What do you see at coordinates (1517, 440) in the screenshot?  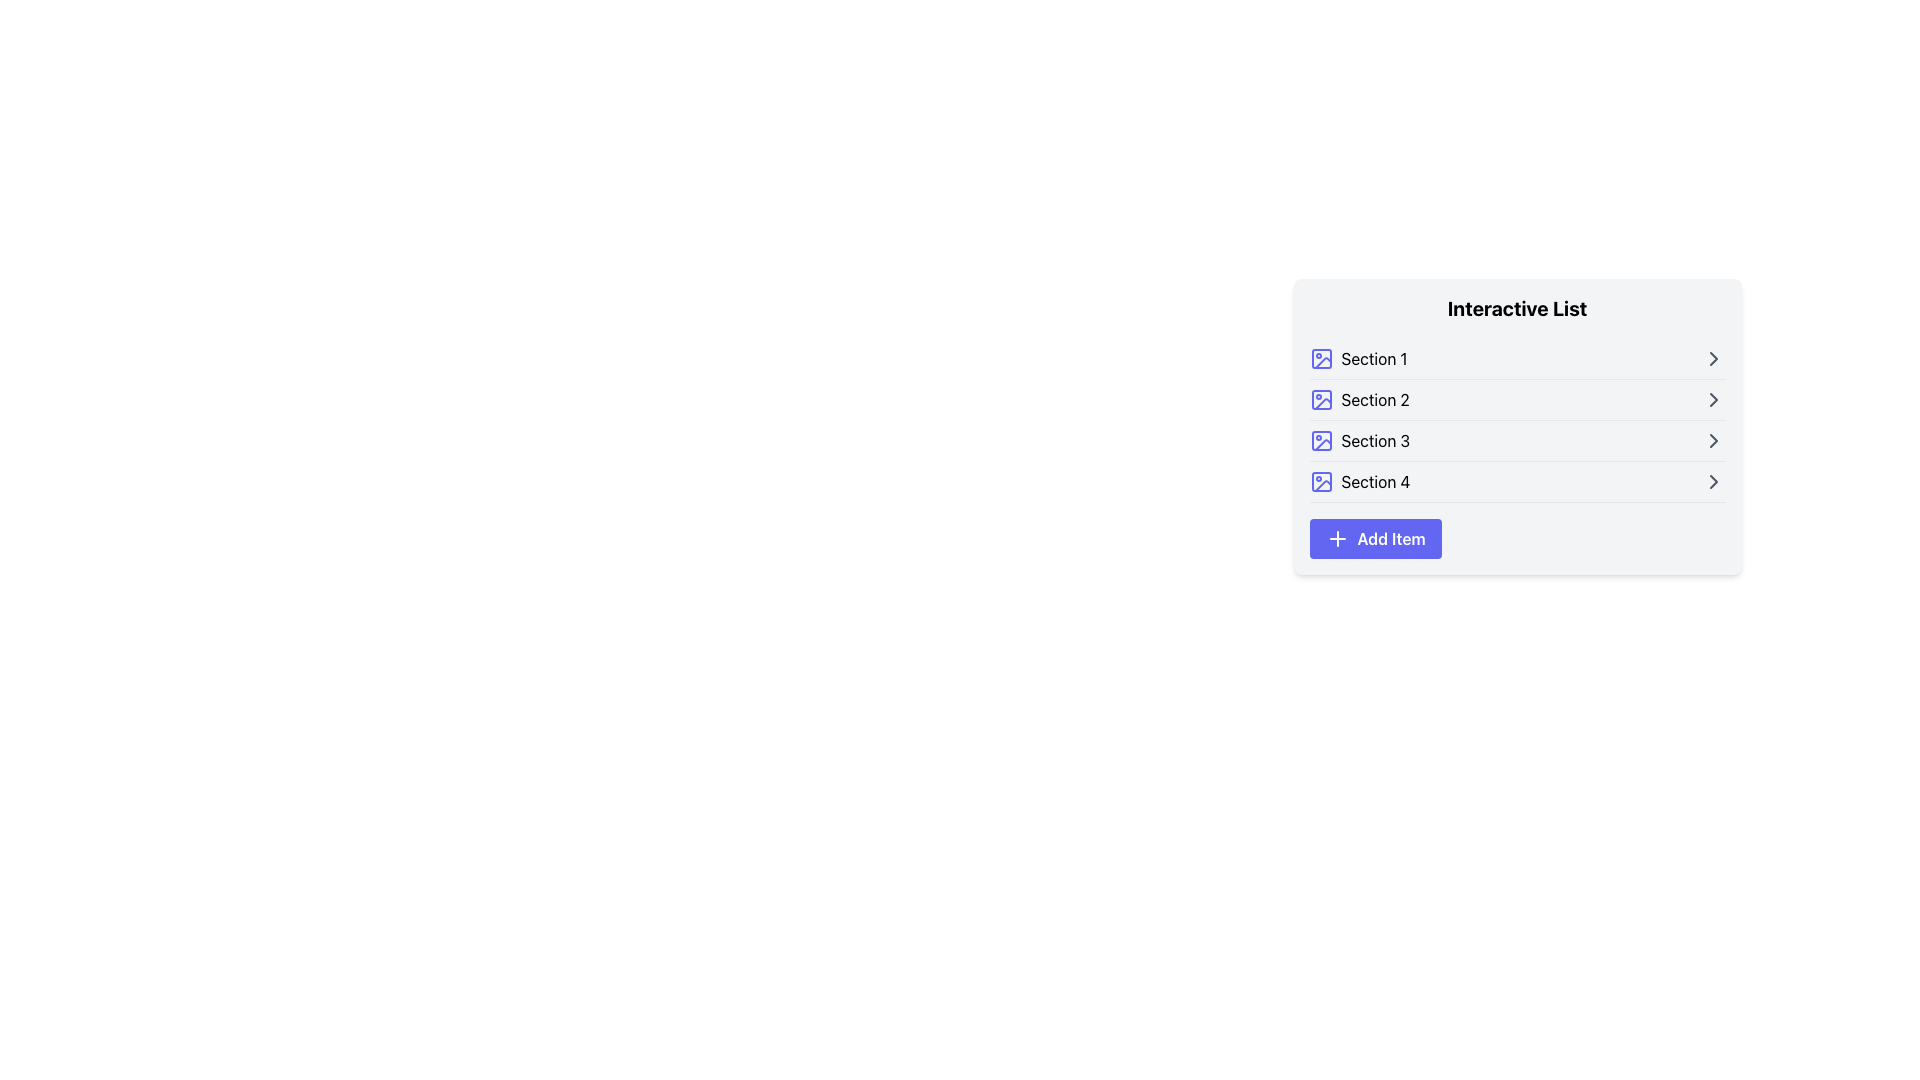 I see `the row labeled 'Section 3' in the vertical list` at bounding box center [1517, 440].